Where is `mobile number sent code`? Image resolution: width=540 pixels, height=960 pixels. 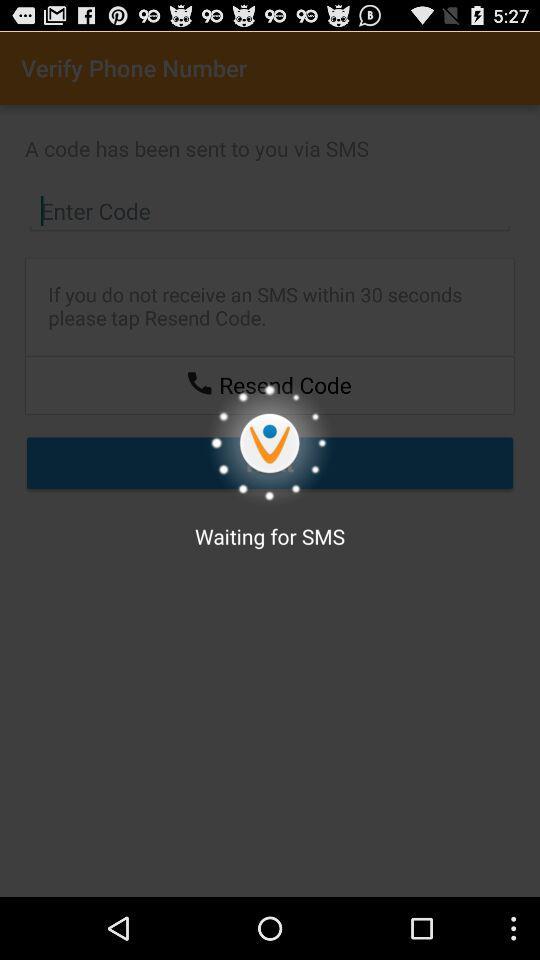 mobile number sent code is located at coordinates (199, 381).